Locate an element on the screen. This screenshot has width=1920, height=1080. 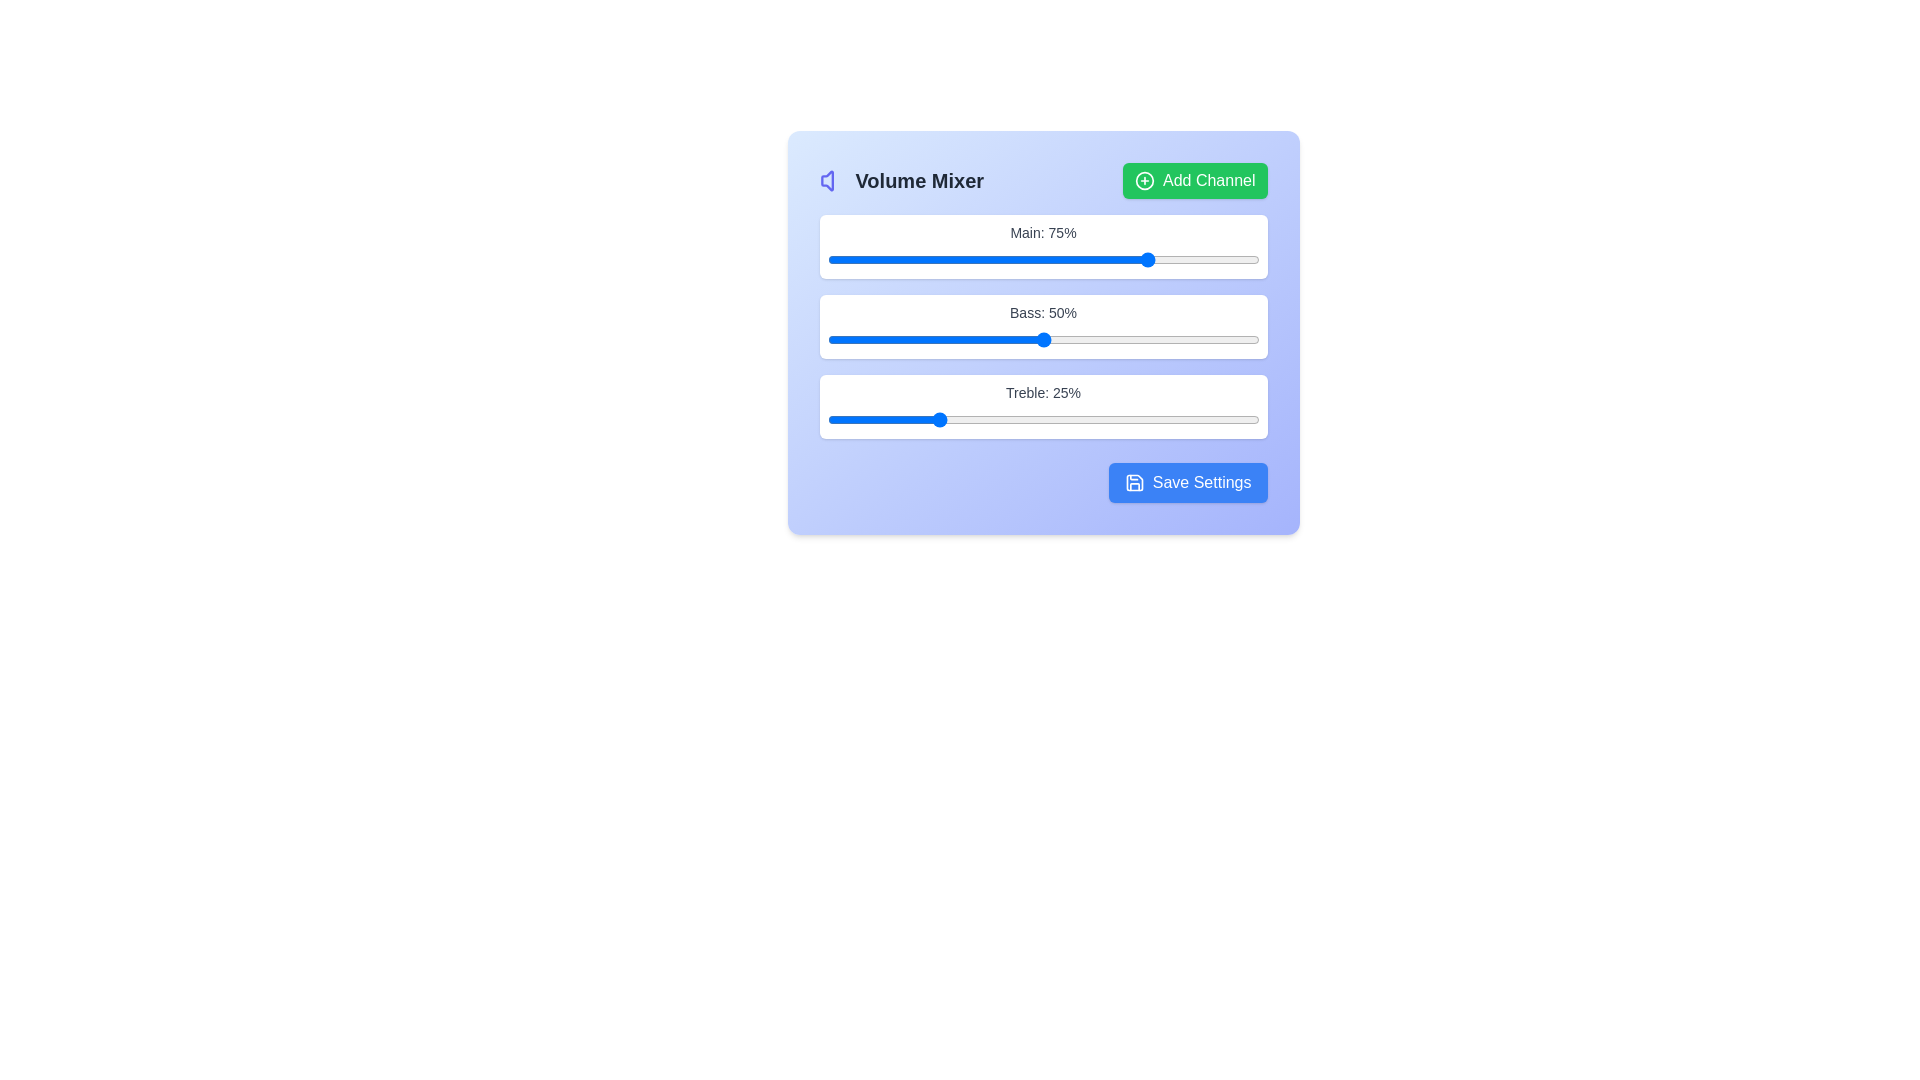
the main volume slider is located at coordinates (1206, 258).